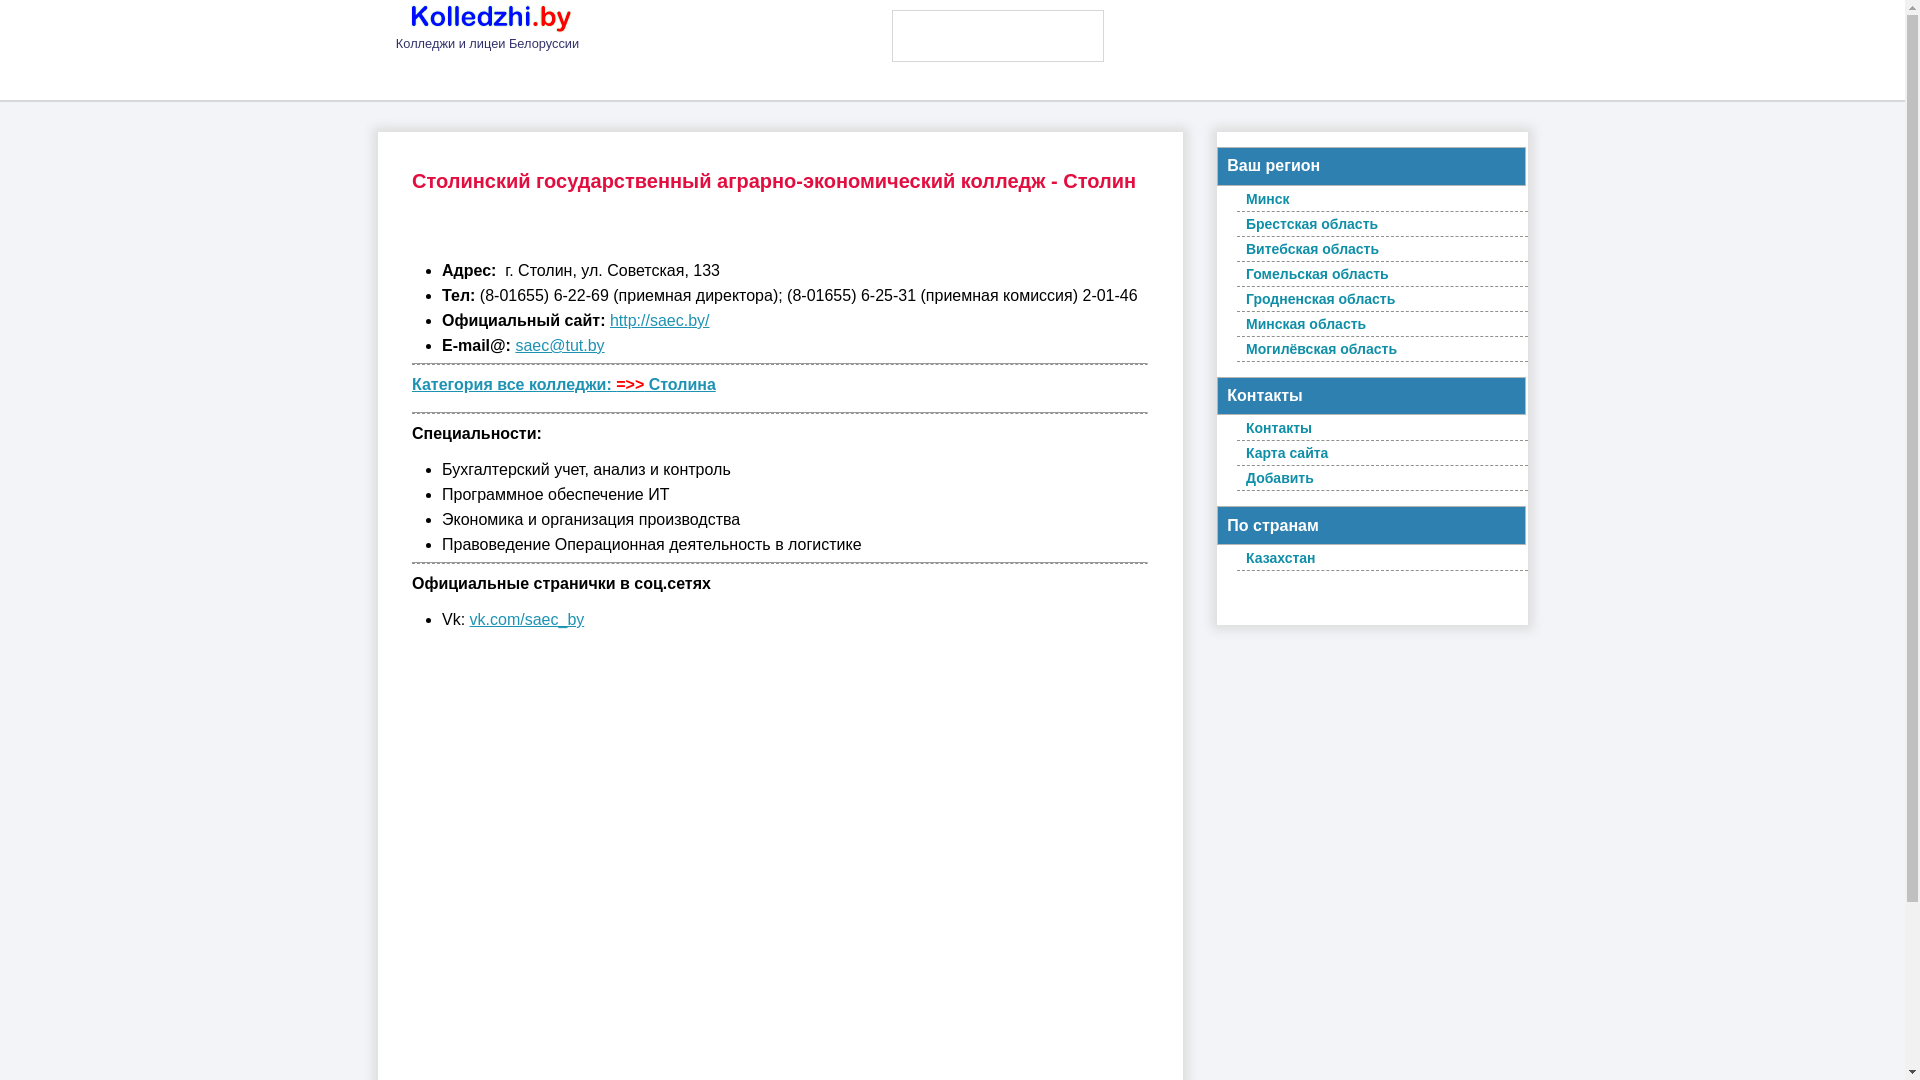 The image size is (1920, 1080). I want to click on 'vk.com/saec_by', so click(527, 618).